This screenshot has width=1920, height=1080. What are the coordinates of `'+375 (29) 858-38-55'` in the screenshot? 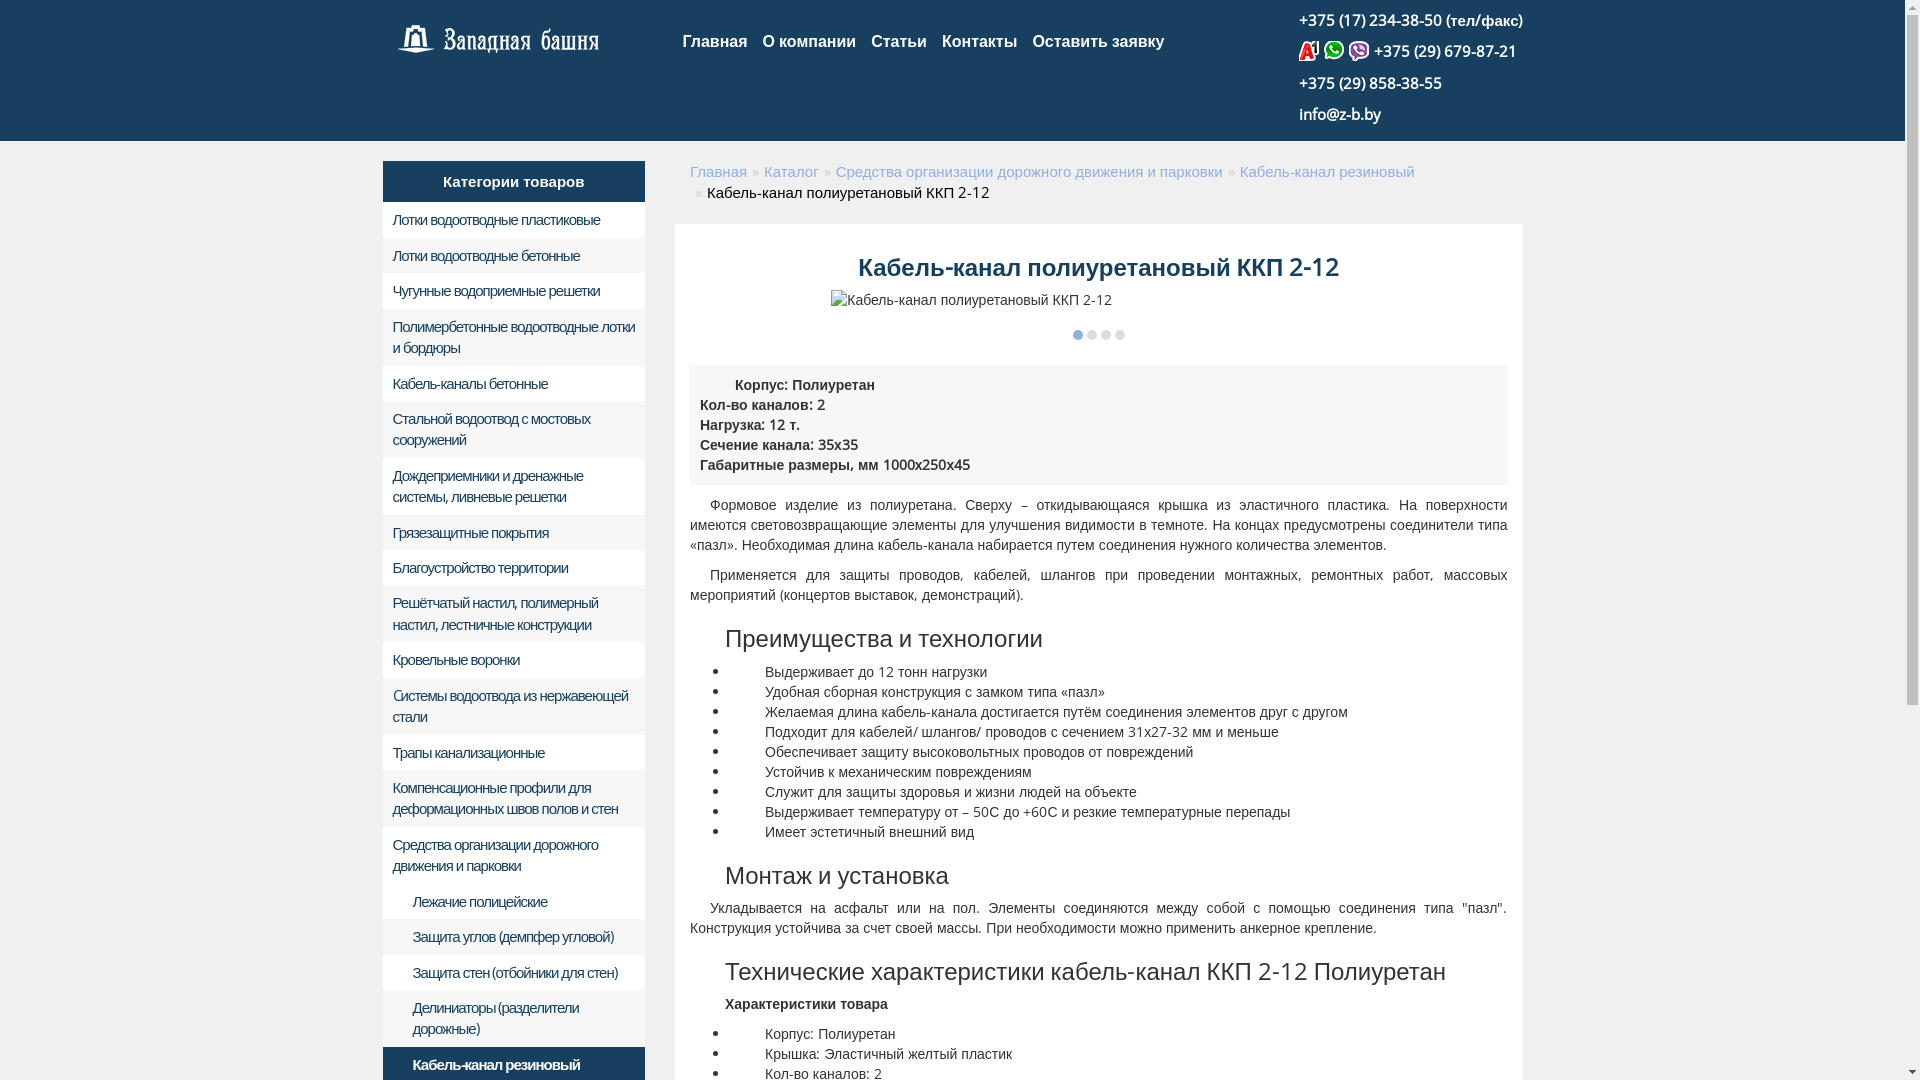 It's located at (1369, 82).